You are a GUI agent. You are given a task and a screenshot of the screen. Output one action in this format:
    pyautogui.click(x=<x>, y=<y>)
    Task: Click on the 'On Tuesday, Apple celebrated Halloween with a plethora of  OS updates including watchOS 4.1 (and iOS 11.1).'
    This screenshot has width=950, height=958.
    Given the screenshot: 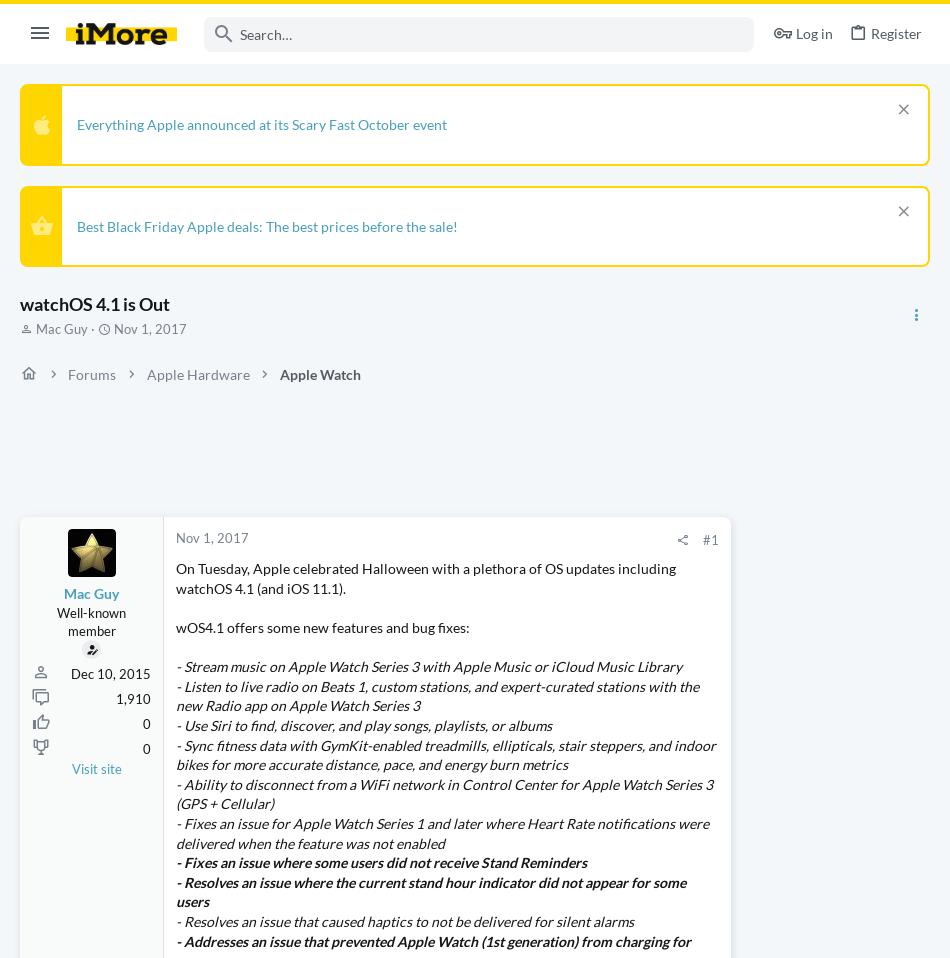 What is the action you would take?
    pyautogui.click(x=368, y=577)
    